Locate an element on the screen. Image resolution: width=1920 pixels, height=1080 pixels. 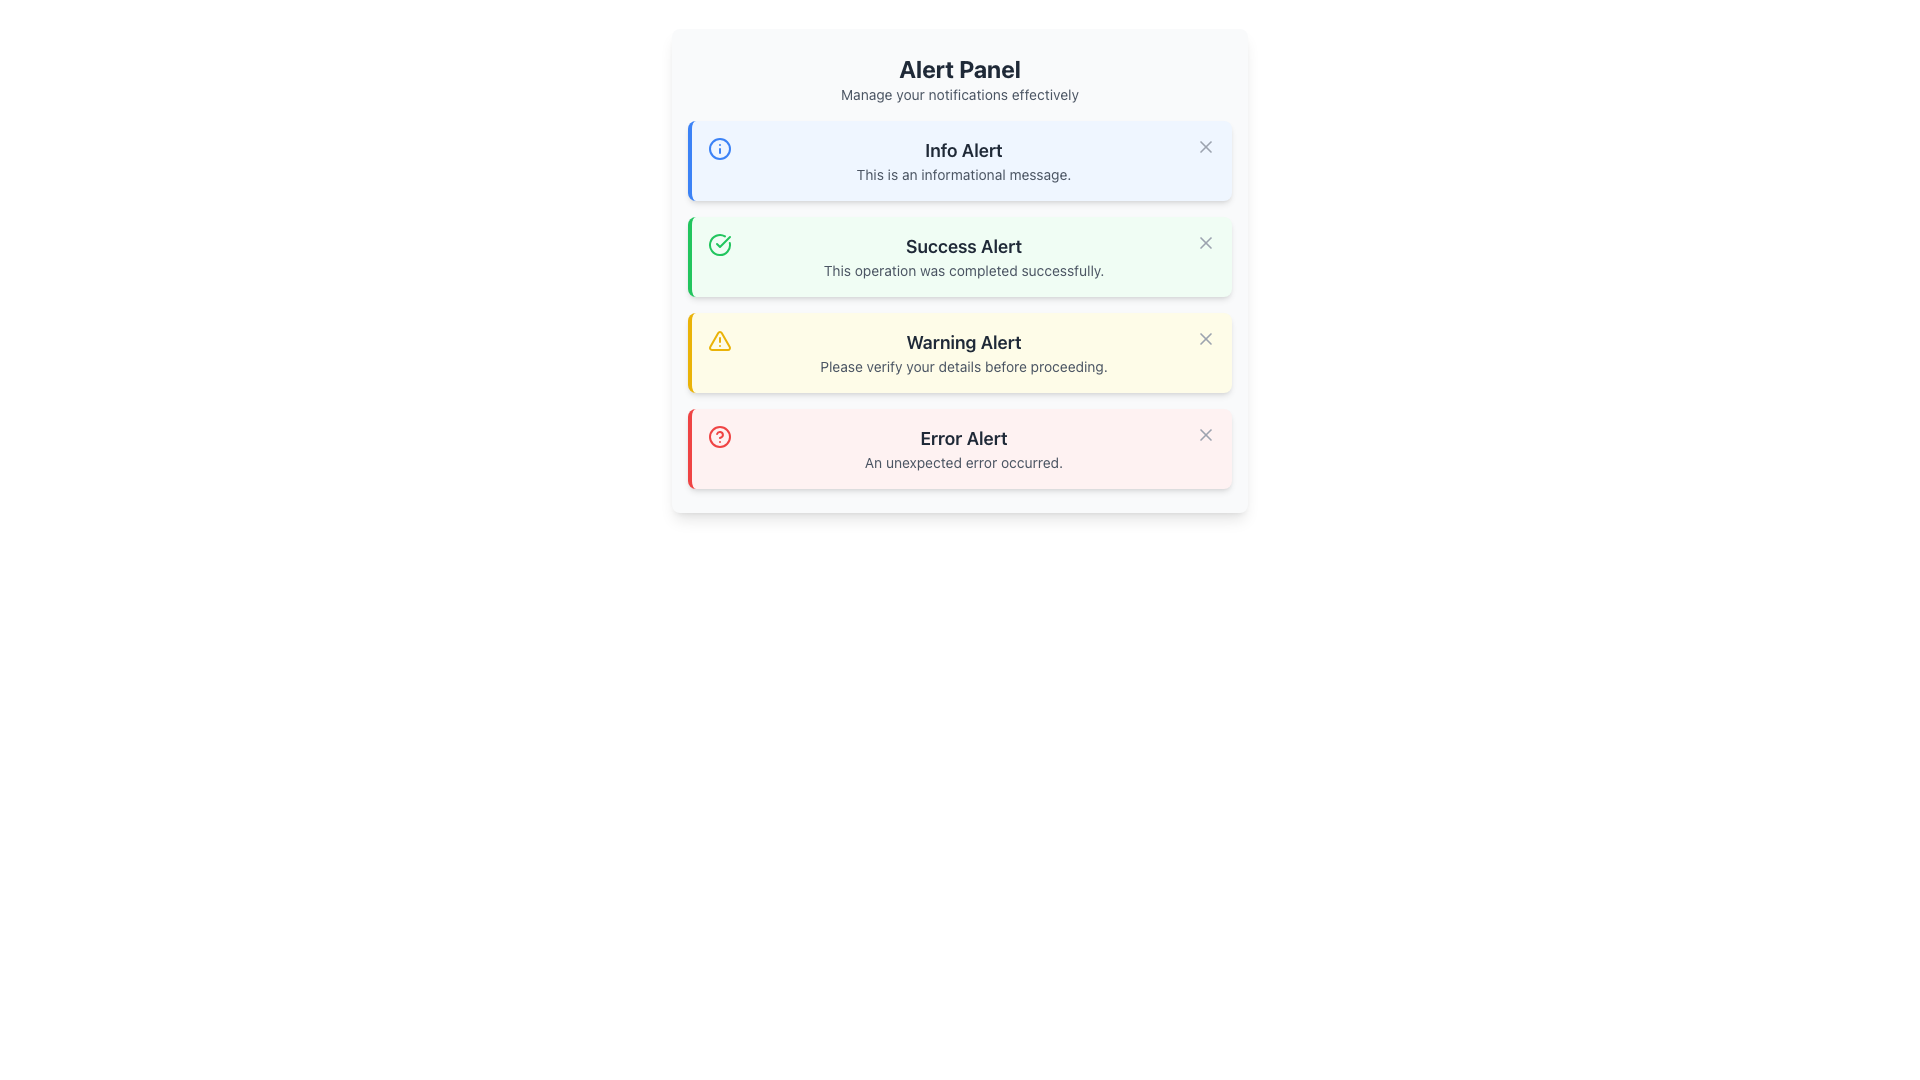
the Text Label that provides guidance for managing notifications within the 'Alert Panel' is located at coordinates (960, 95).